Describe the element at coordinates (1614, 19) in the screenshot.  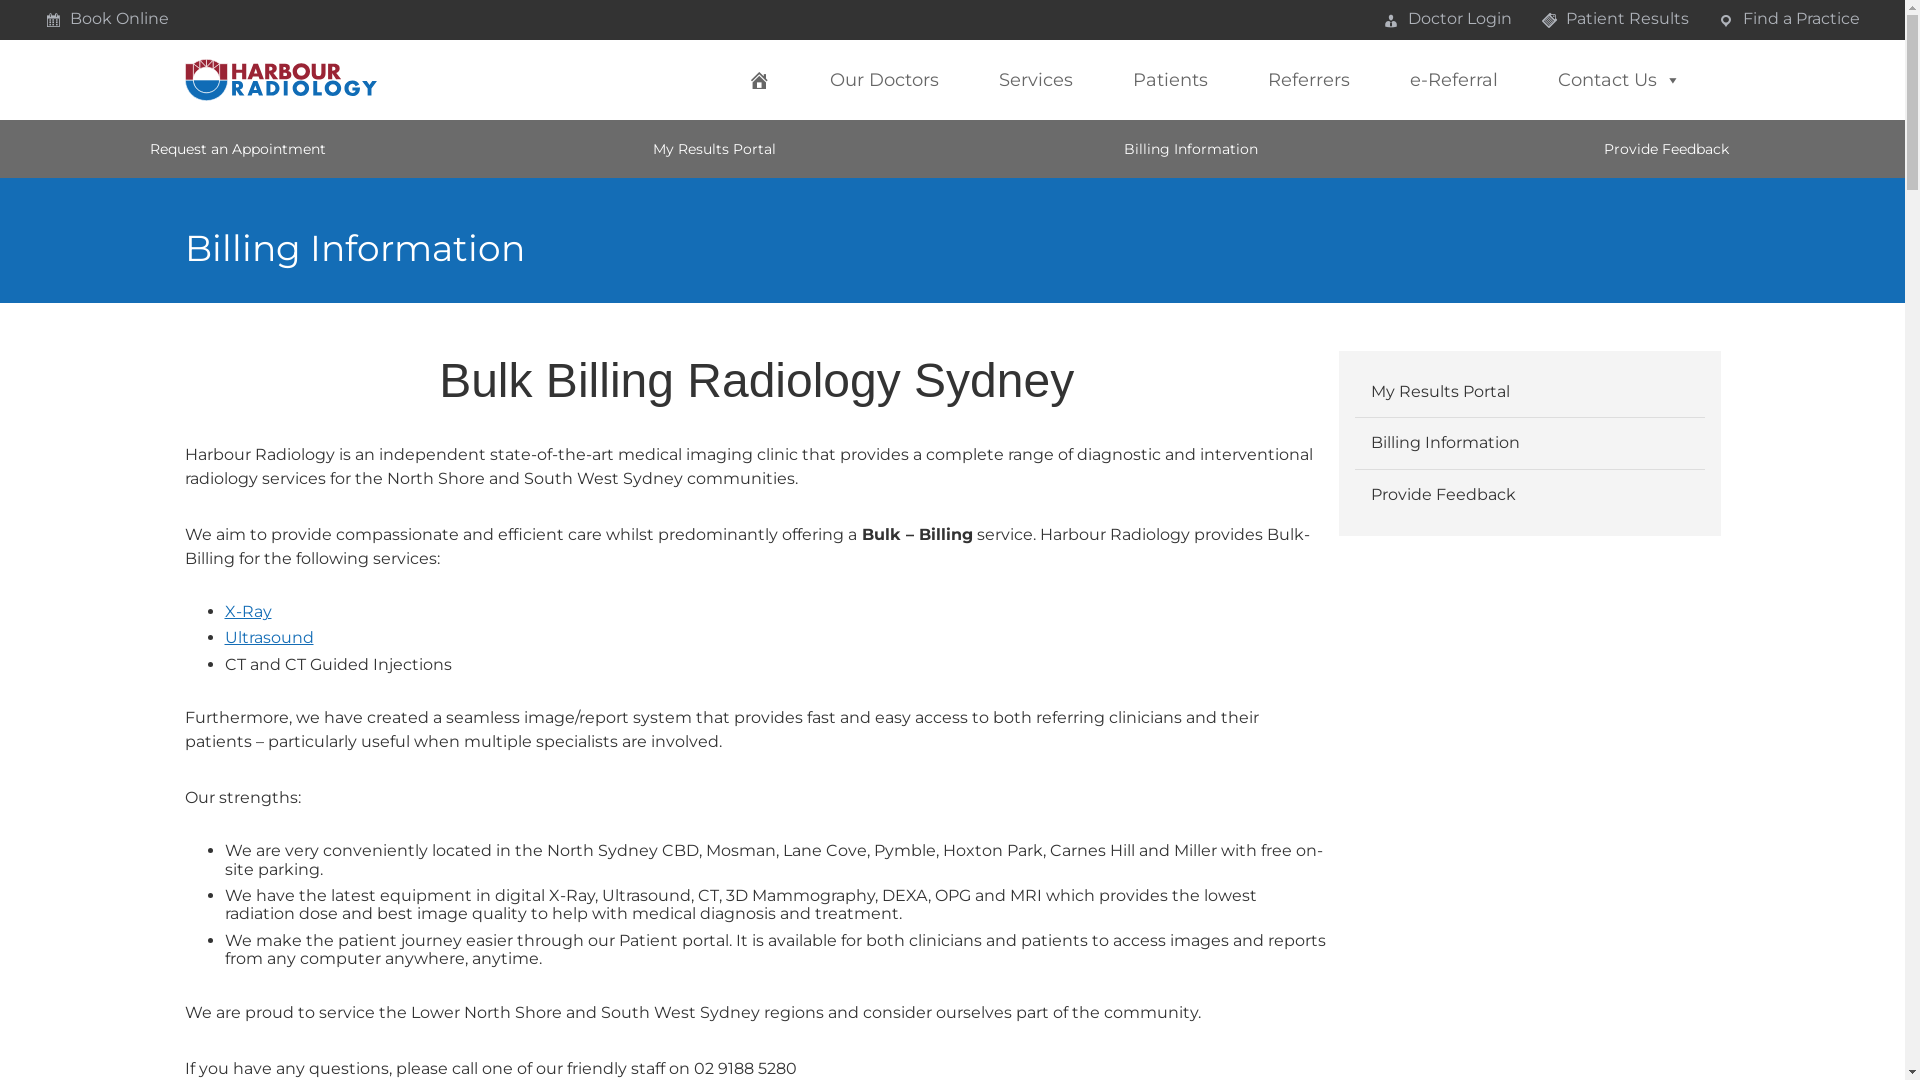
I see `'Patient Results'` at that location.